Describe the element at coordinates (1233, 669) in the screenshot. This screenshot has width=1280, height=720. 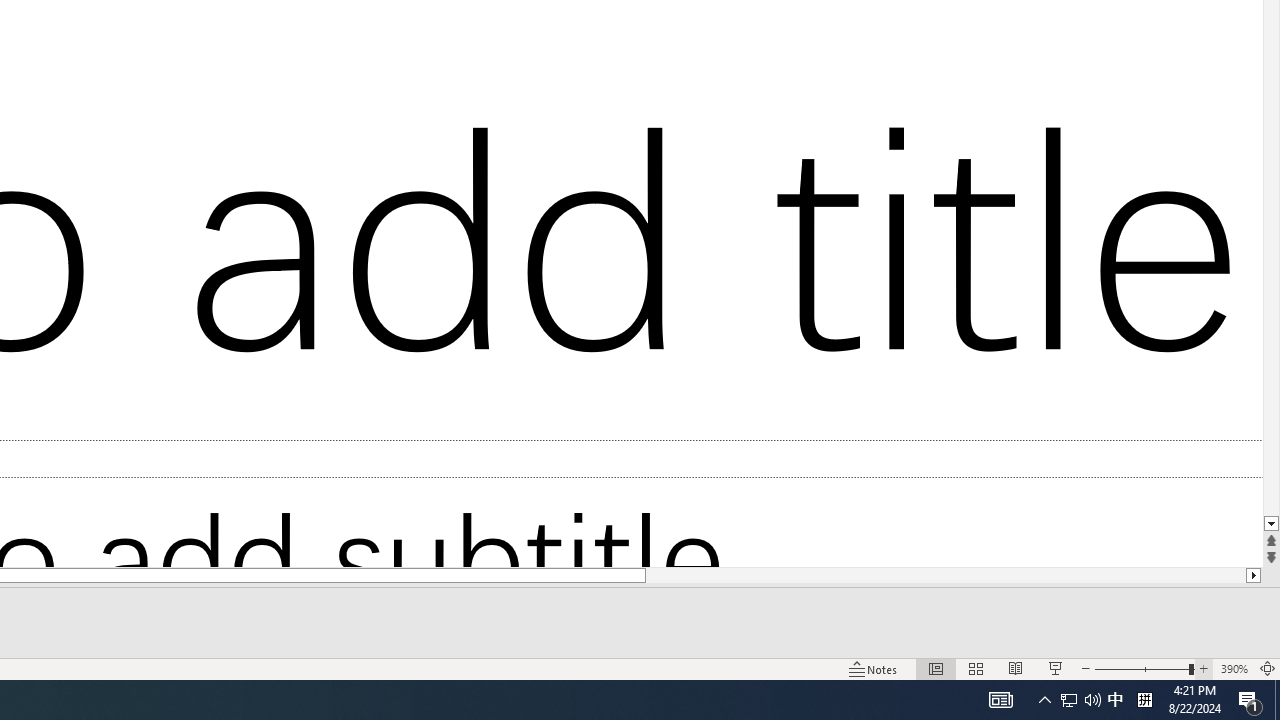
I see `'Zoom 390%'` at that location.